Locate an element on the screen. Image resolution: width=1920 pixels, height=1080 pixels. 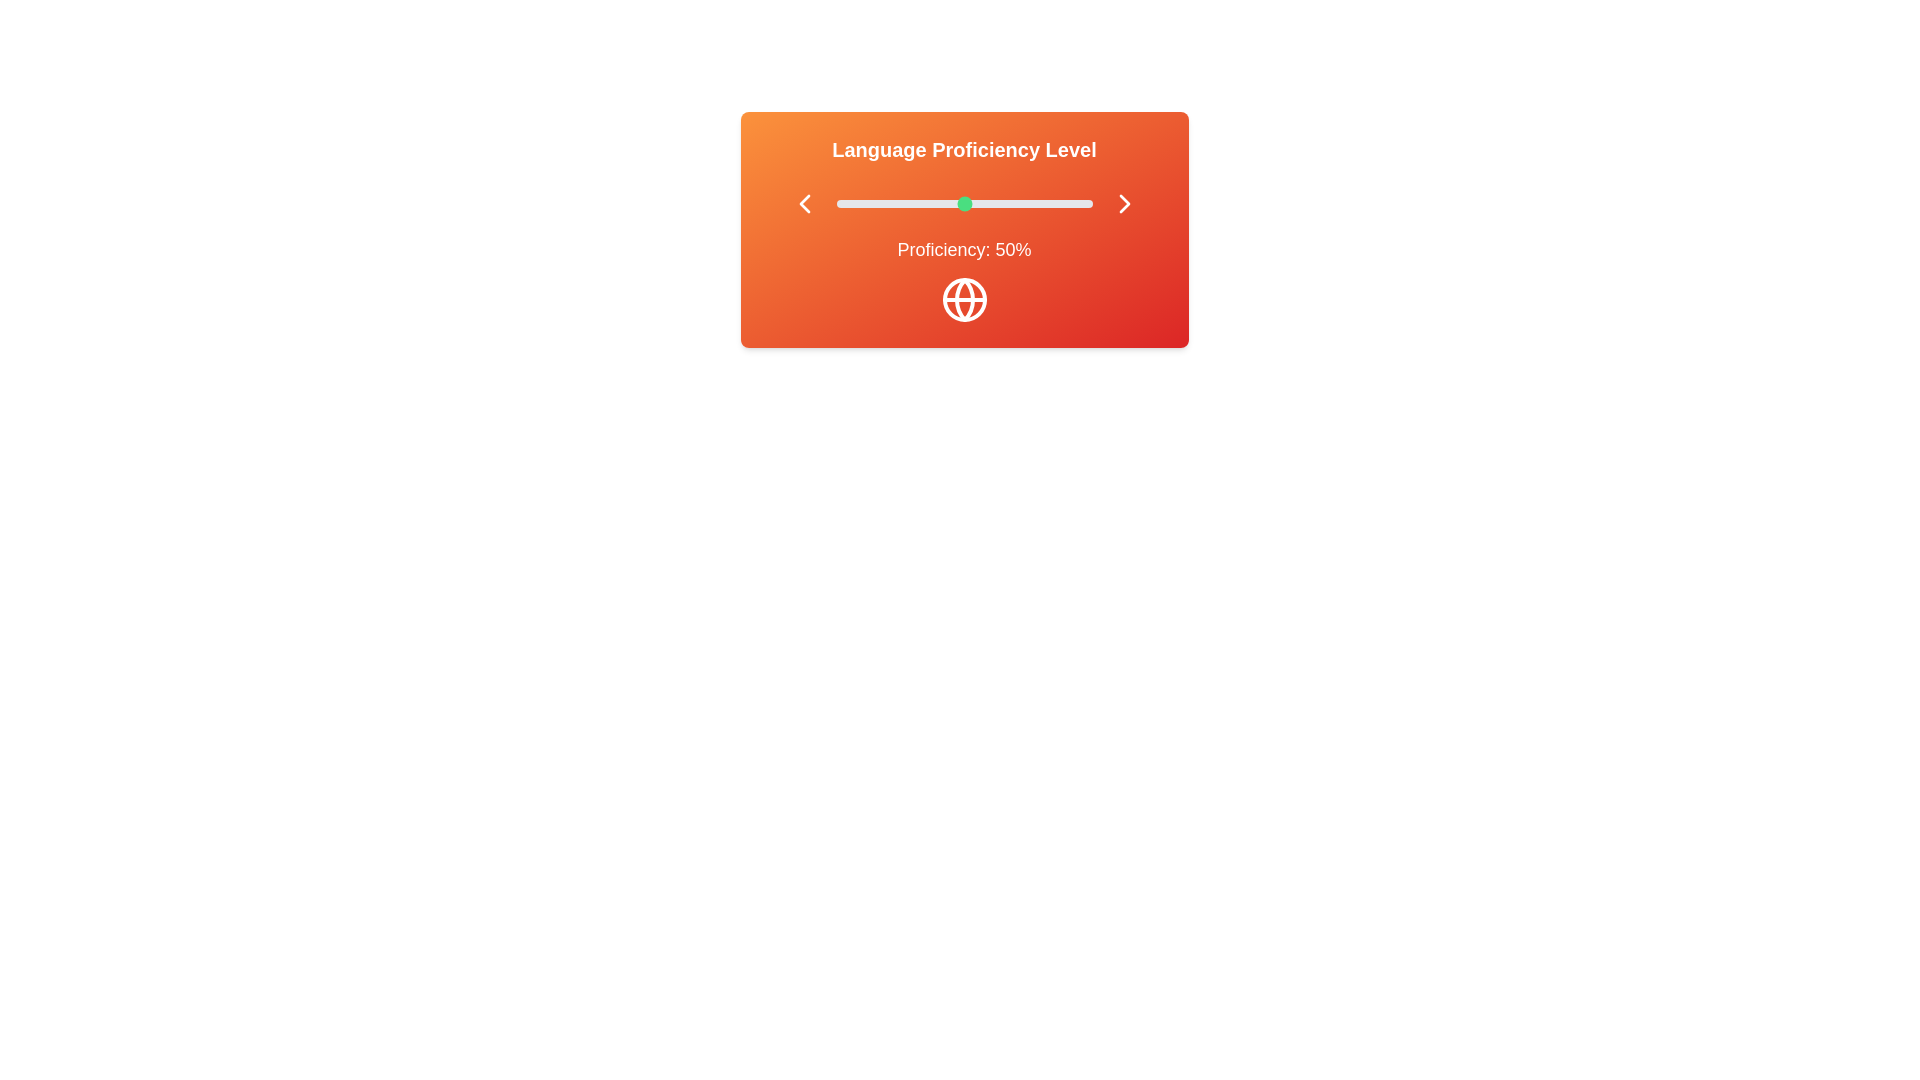
the proficiency level to 43% by adjusting the slider is located at coordinates (945, 204).